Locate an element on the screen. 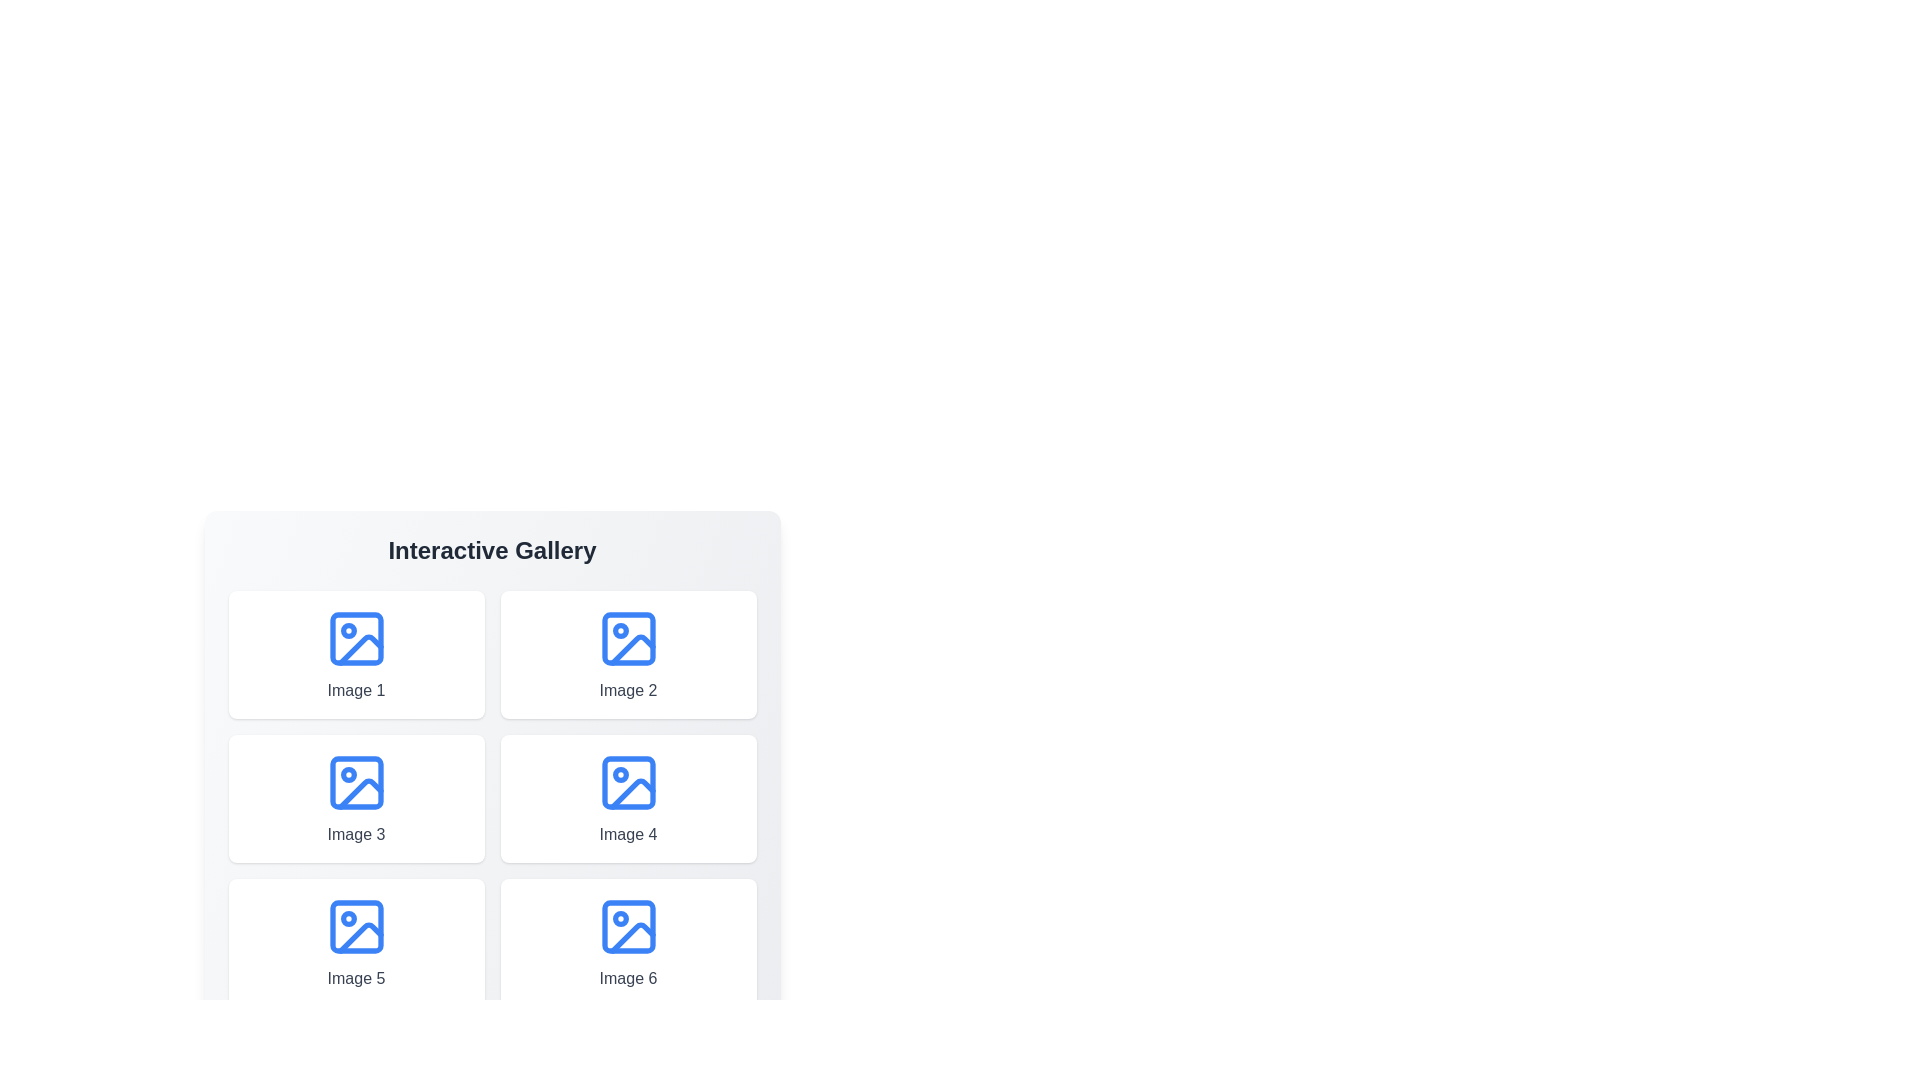  the image titled 'Image 6' to see its hover effect is located at coordinates (627, 942).